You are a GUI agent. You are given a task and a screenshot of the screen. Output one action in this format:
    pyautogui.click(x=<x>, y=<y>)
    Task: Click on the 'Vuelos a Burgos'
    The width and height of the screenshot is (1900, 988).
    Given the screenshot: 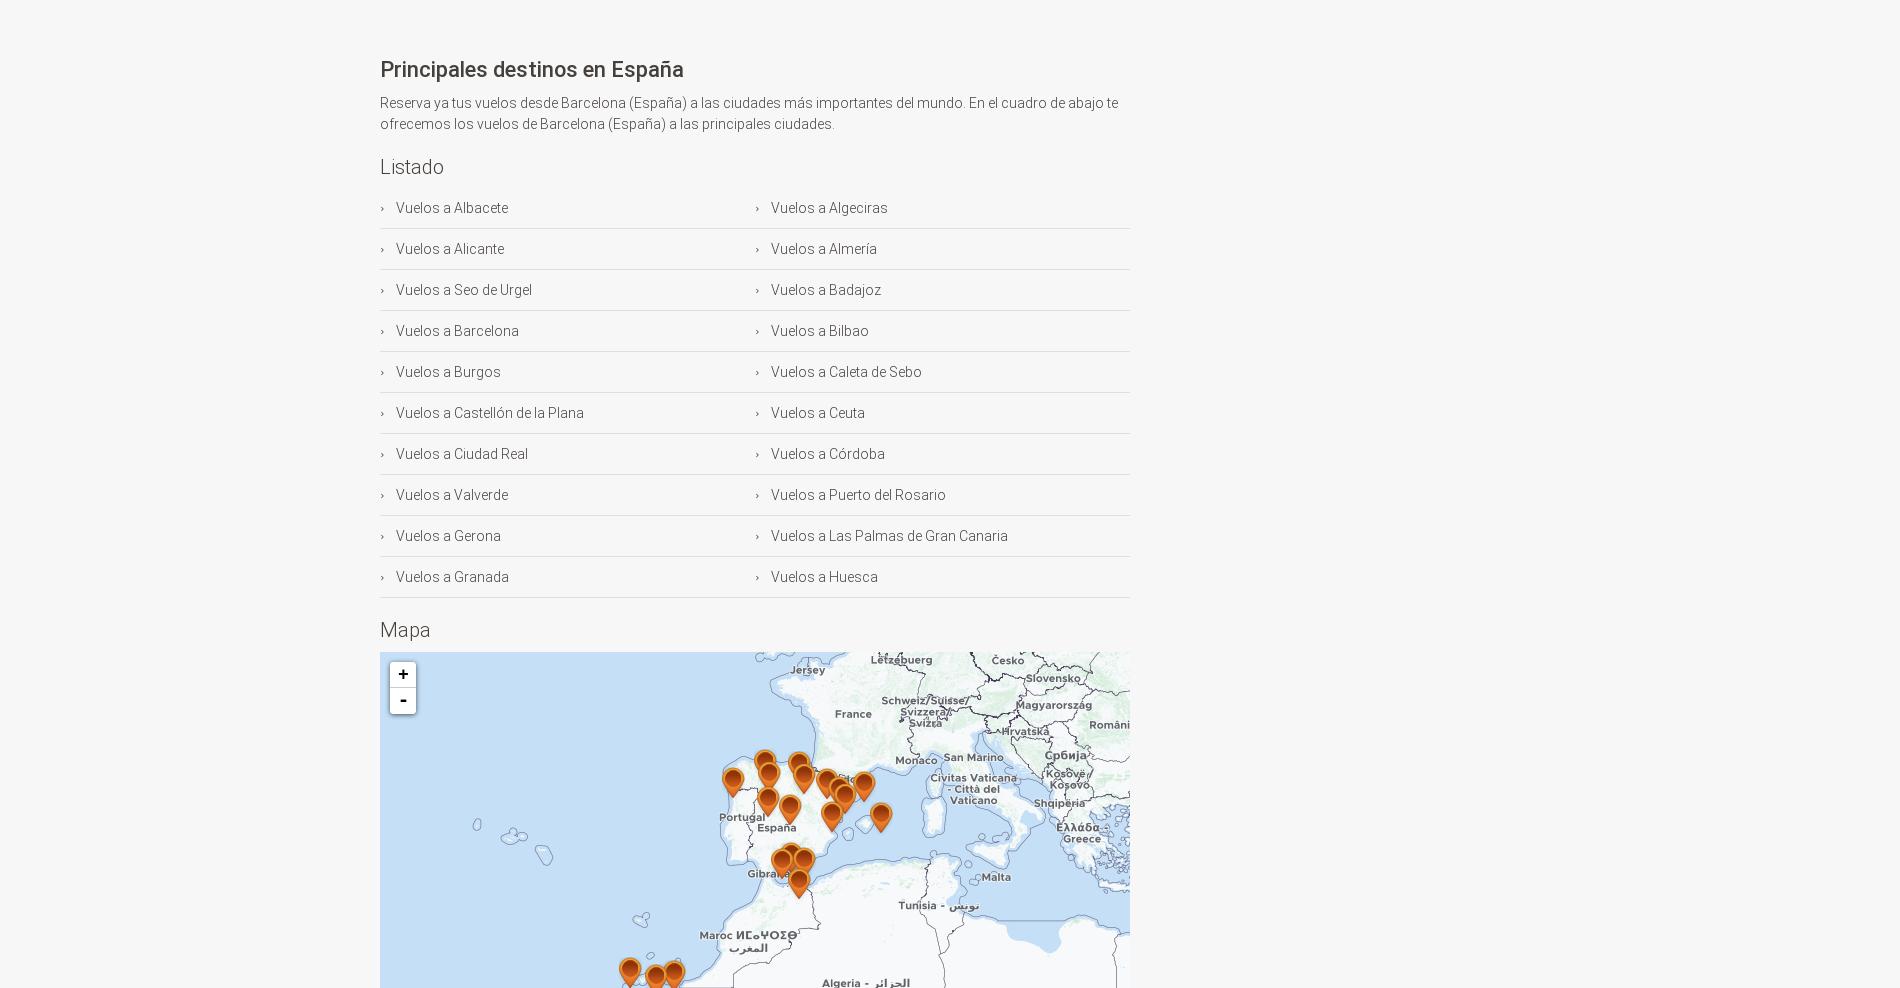 What is the action you would take?
    pyautogui.click(x=446, y=370)
    